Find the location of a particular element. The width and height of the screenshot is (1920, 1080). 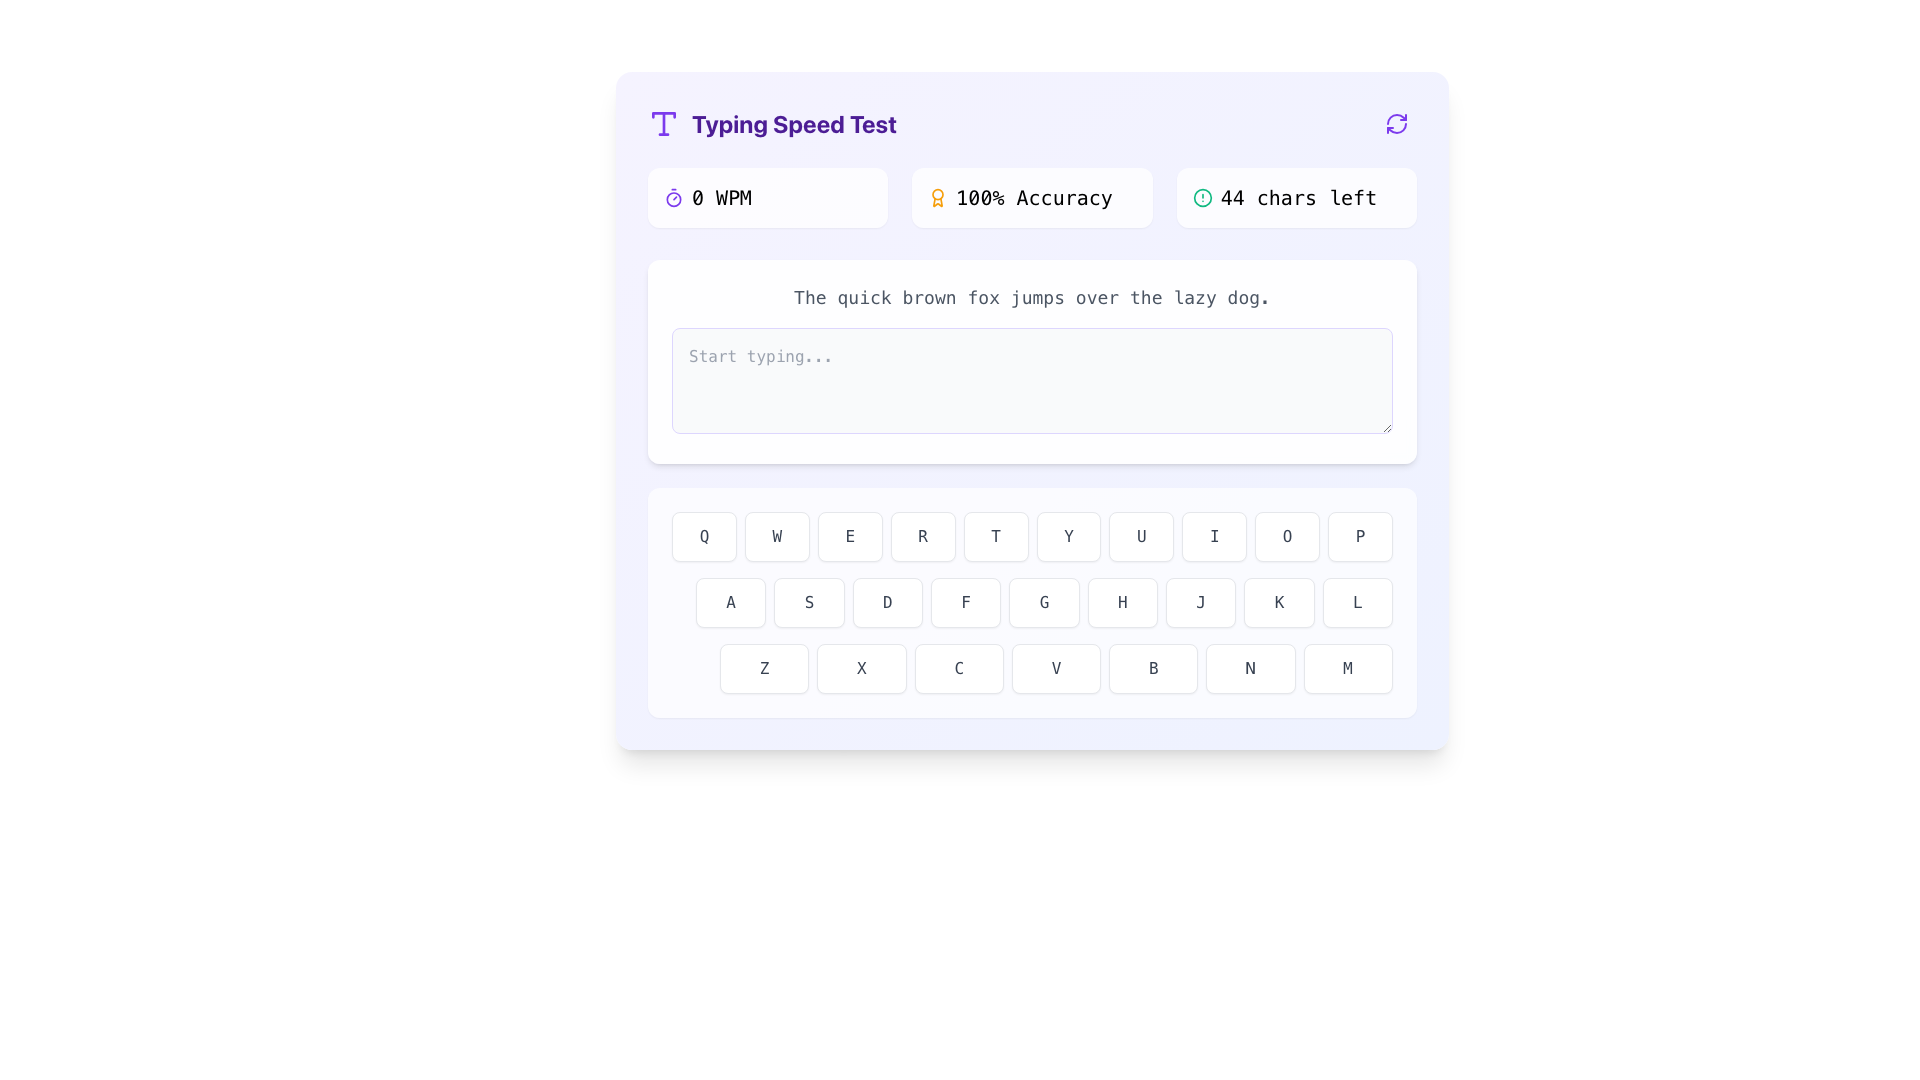

the text-based informational display that indicates the number of characters remaining in an active typing task, located at the third column of the grid above the typing box is located at coordinates (1296, 197).